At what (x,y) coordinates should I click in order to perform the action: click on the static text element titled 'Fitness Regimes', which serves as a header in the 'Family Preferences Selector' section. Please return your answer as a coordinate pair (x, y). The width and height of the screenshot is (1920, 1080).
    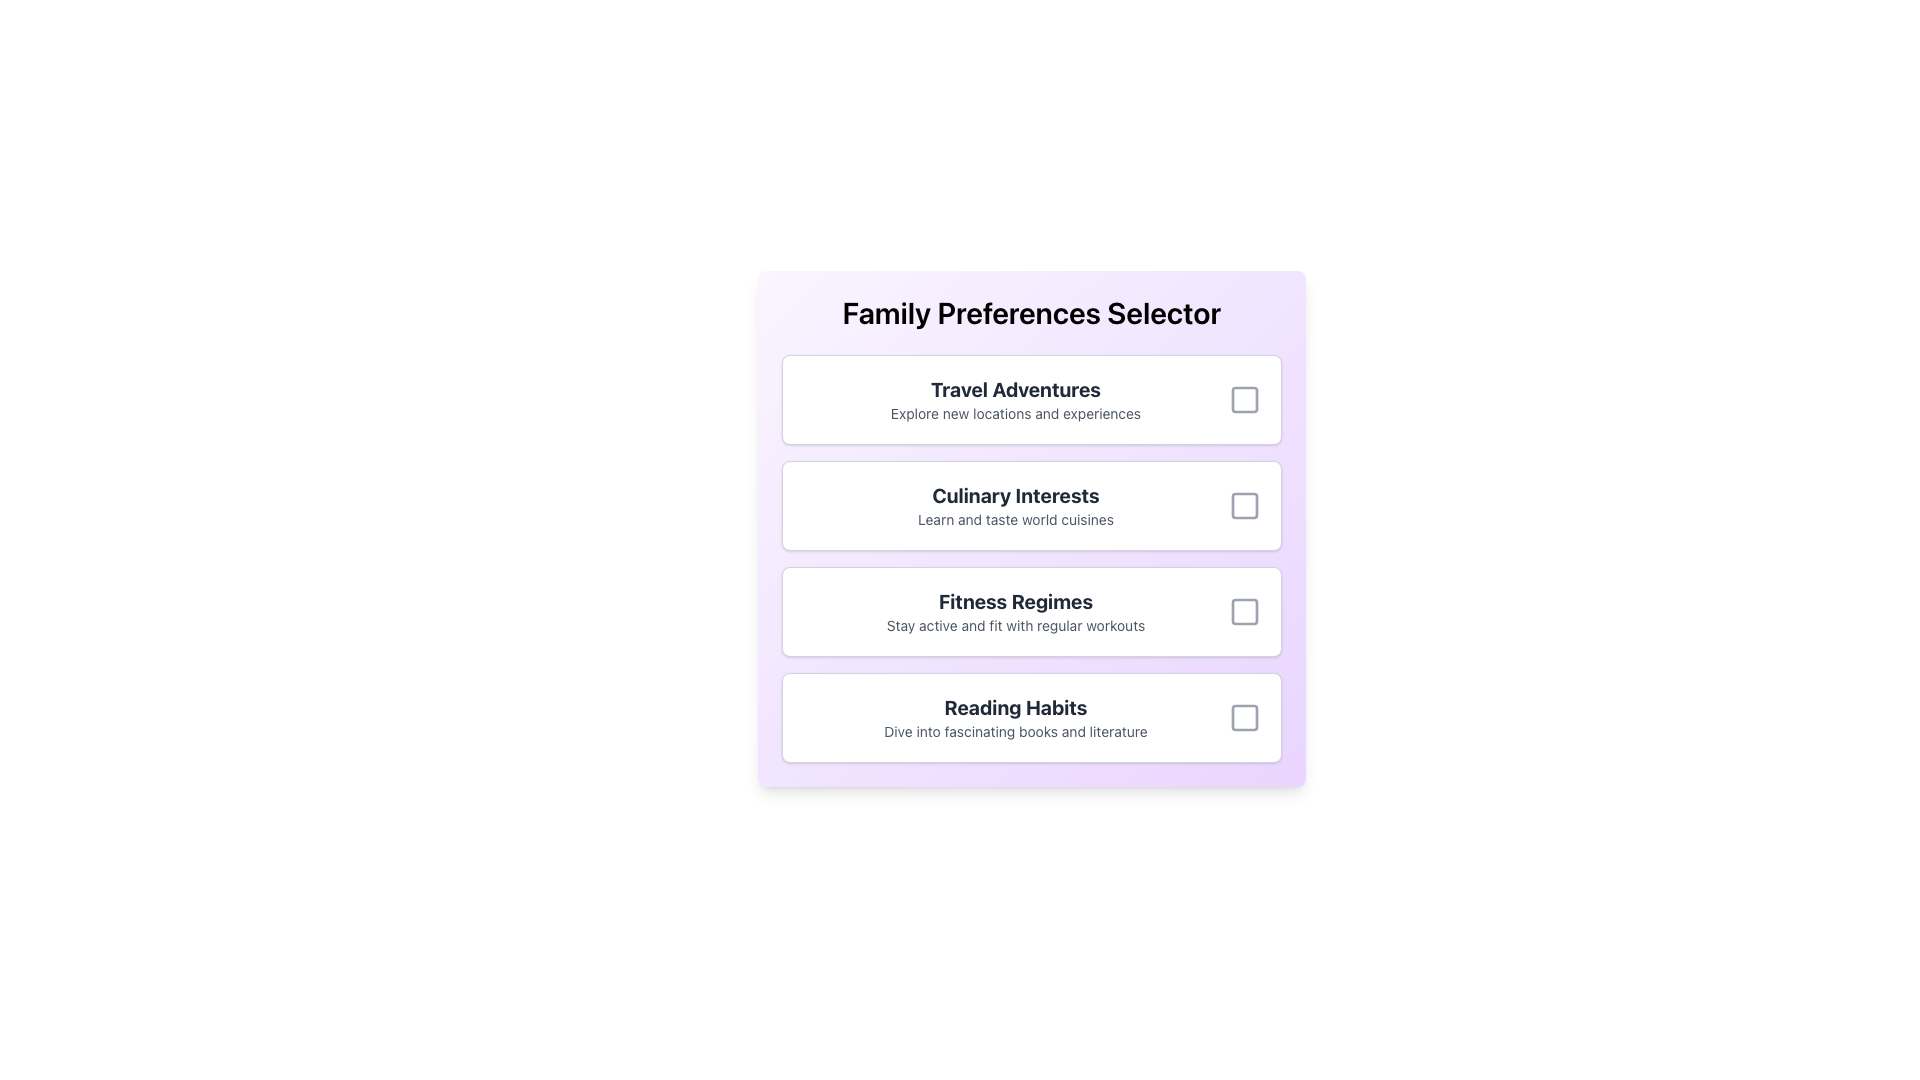
    Looking at the image, I should click on (1016, 600).